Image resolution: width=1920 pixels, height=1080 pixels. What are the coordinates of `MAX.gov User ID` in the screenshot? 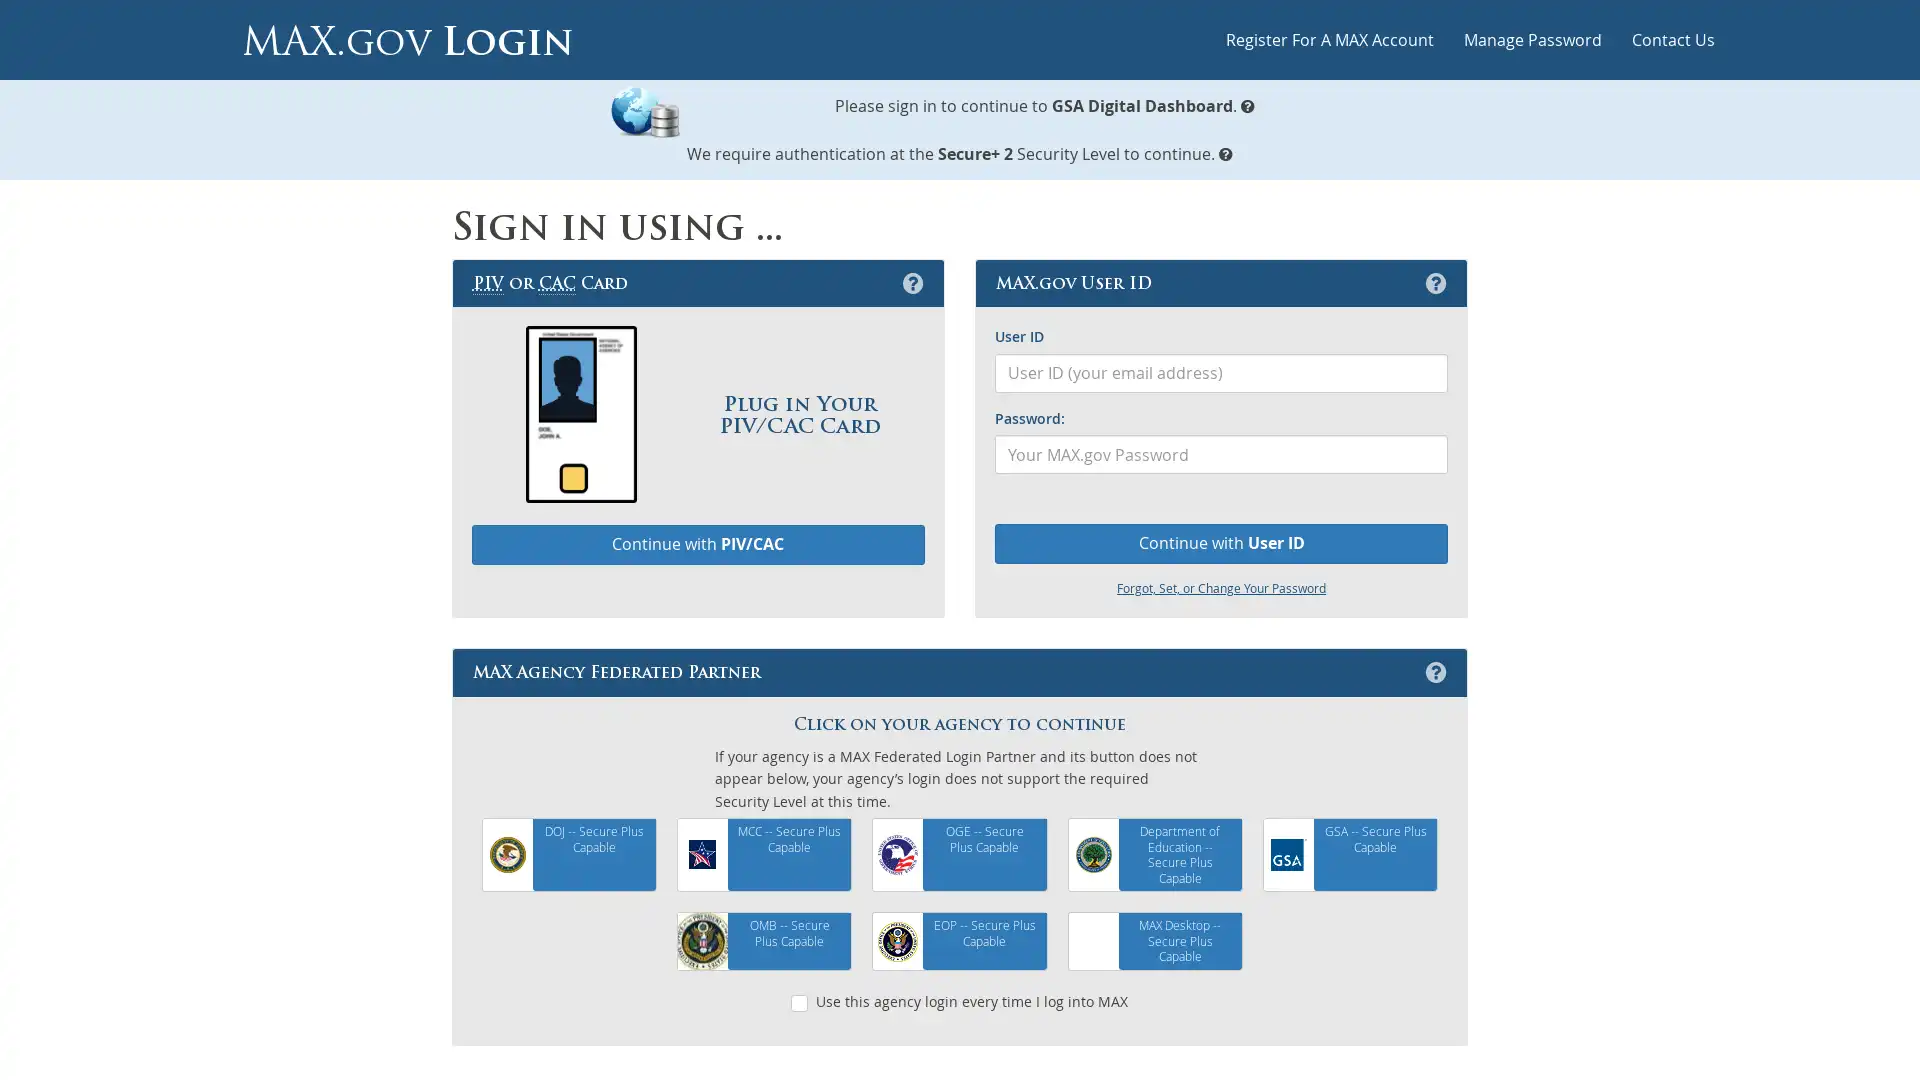 It's located at (1435, 281).